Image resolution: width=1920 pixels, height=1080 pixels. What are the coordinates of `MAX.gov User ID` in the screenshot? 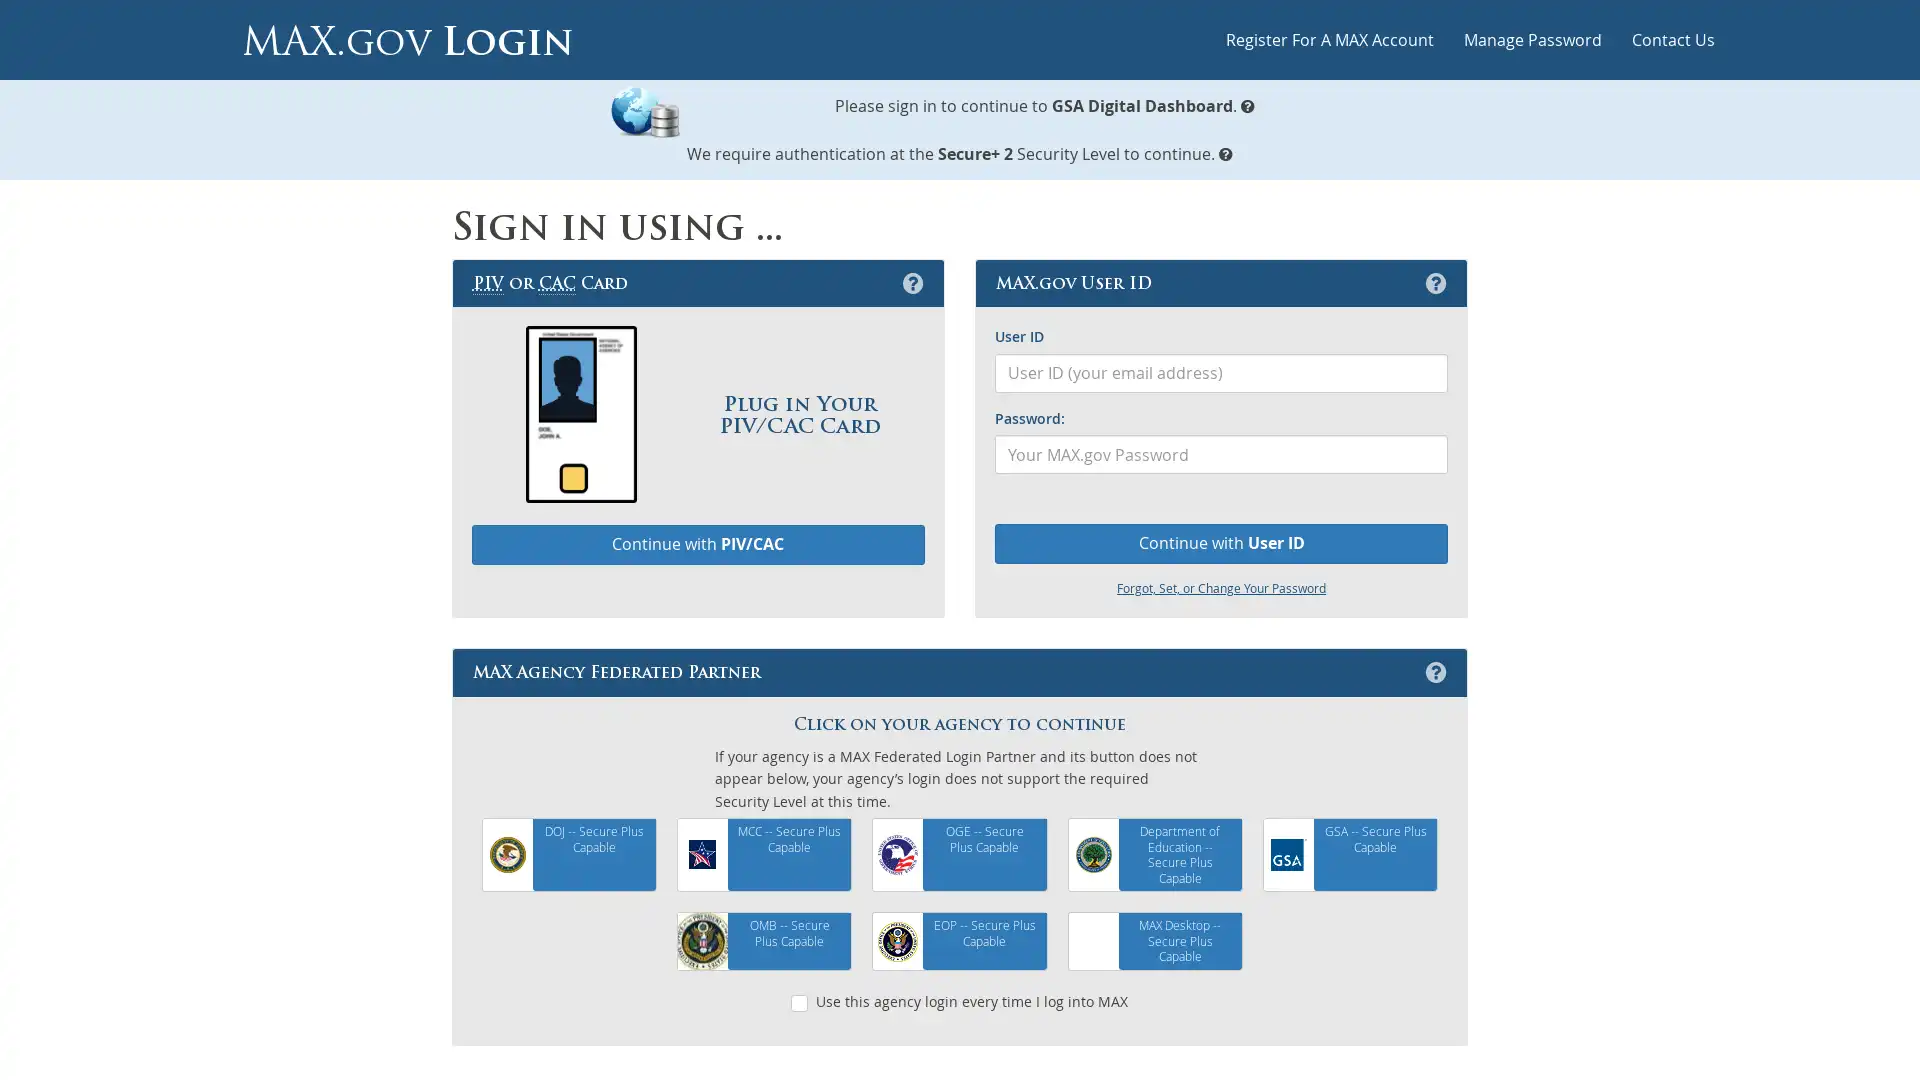 It's located at (1435, 281).